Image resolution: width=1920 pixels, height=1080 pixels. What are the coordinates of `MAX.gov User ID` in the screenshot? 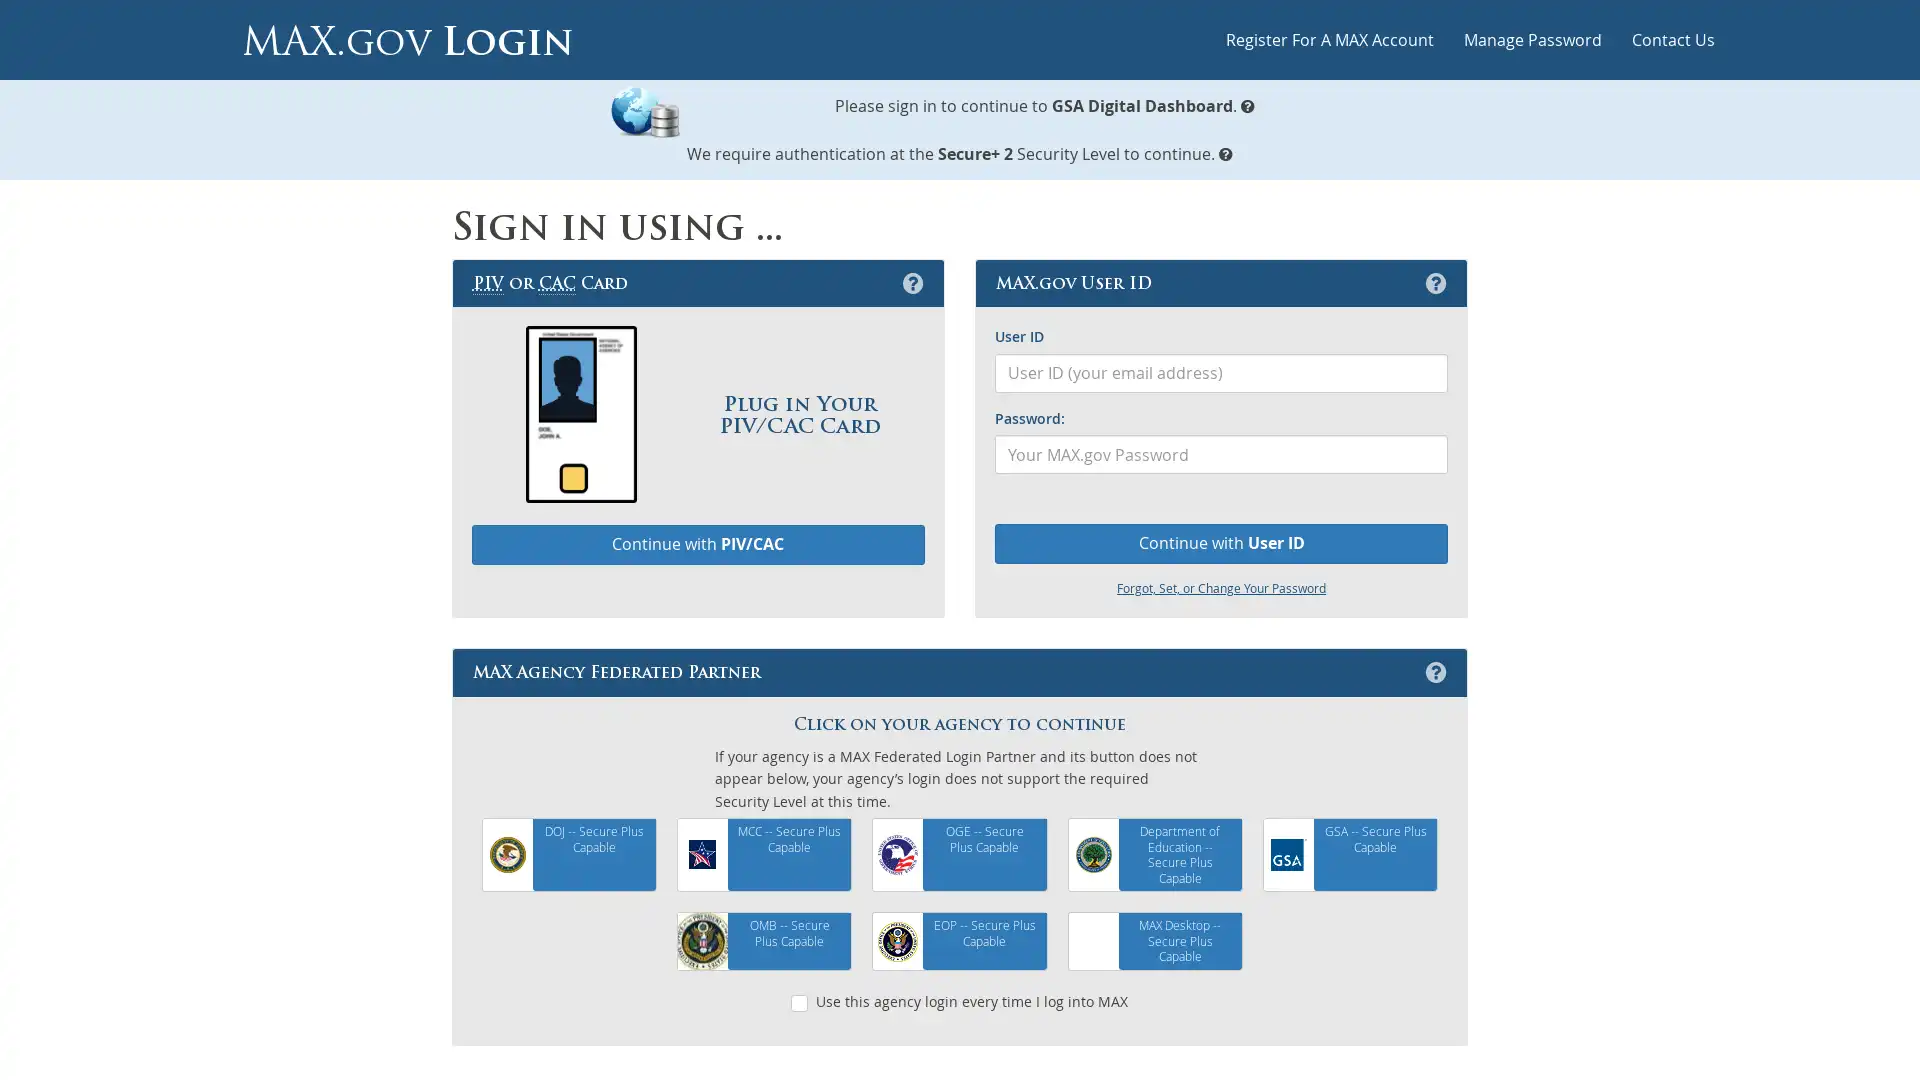 It's located at (1435, 281).